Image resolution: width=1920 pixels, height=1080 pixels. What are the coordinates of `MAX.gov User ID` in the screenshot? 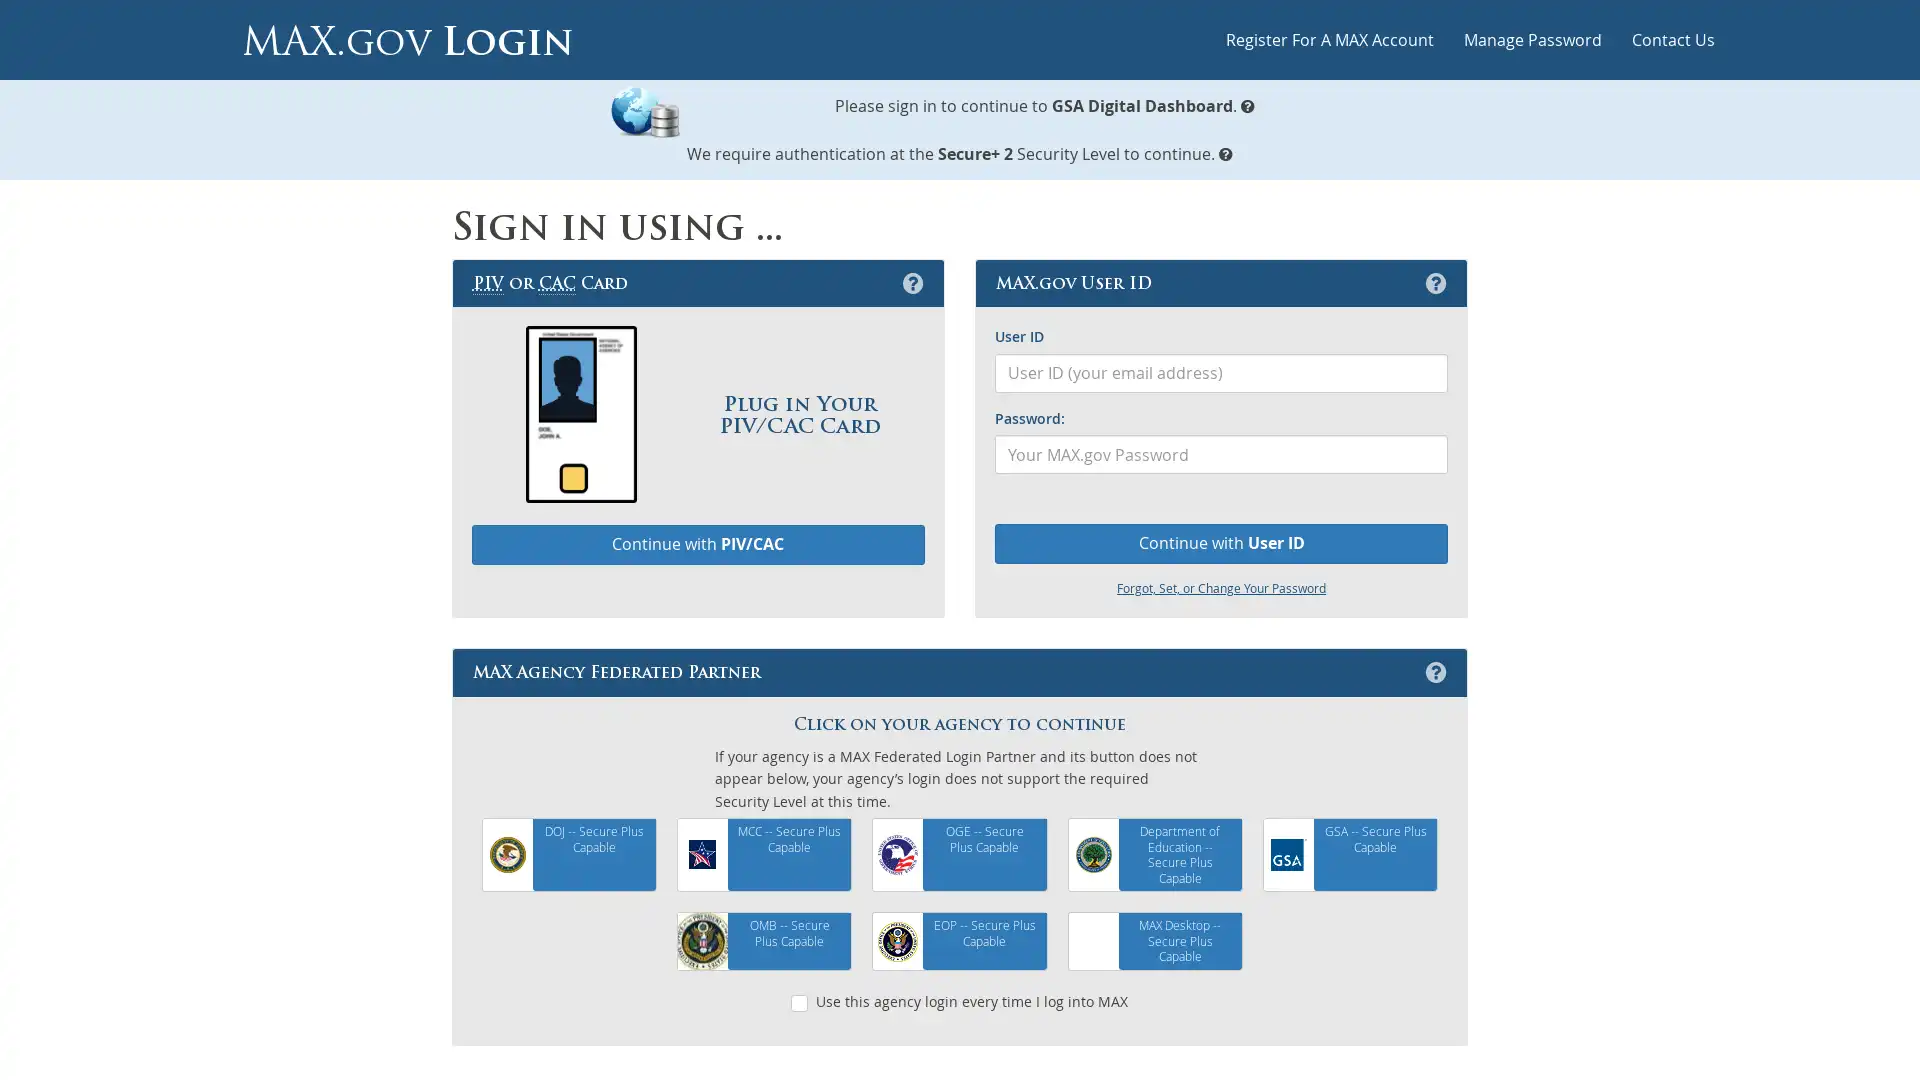 It's located at (1435, 281).